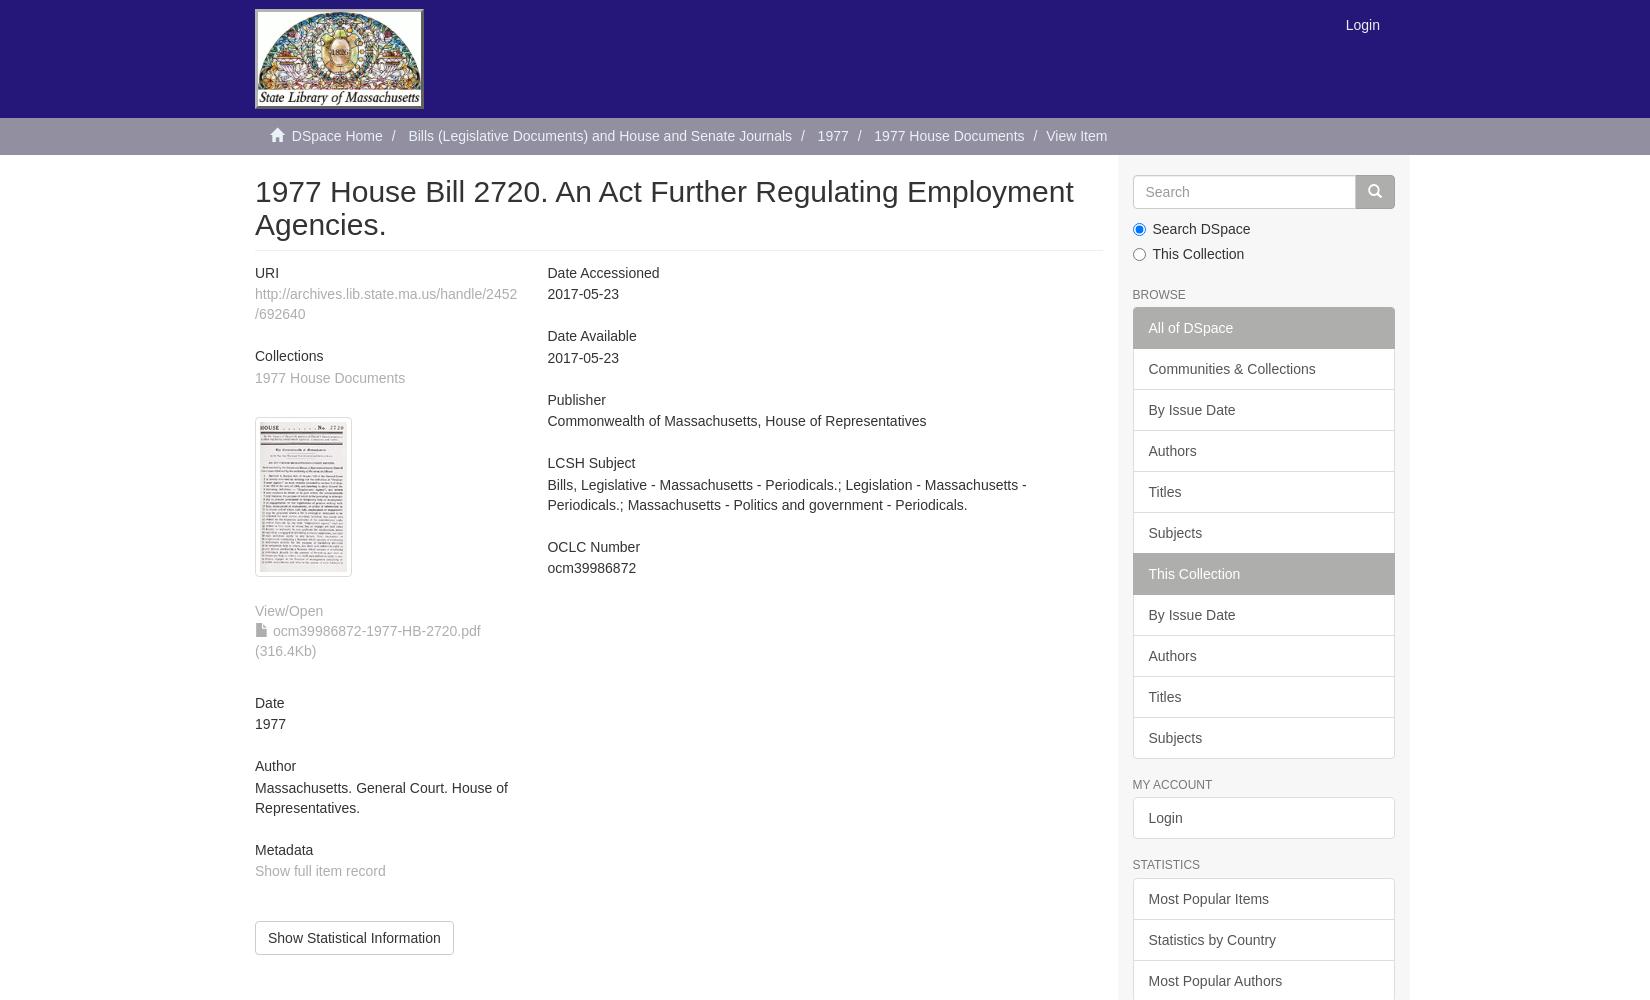  I want to click on 'Most Popular Items', so click(1208, 898).